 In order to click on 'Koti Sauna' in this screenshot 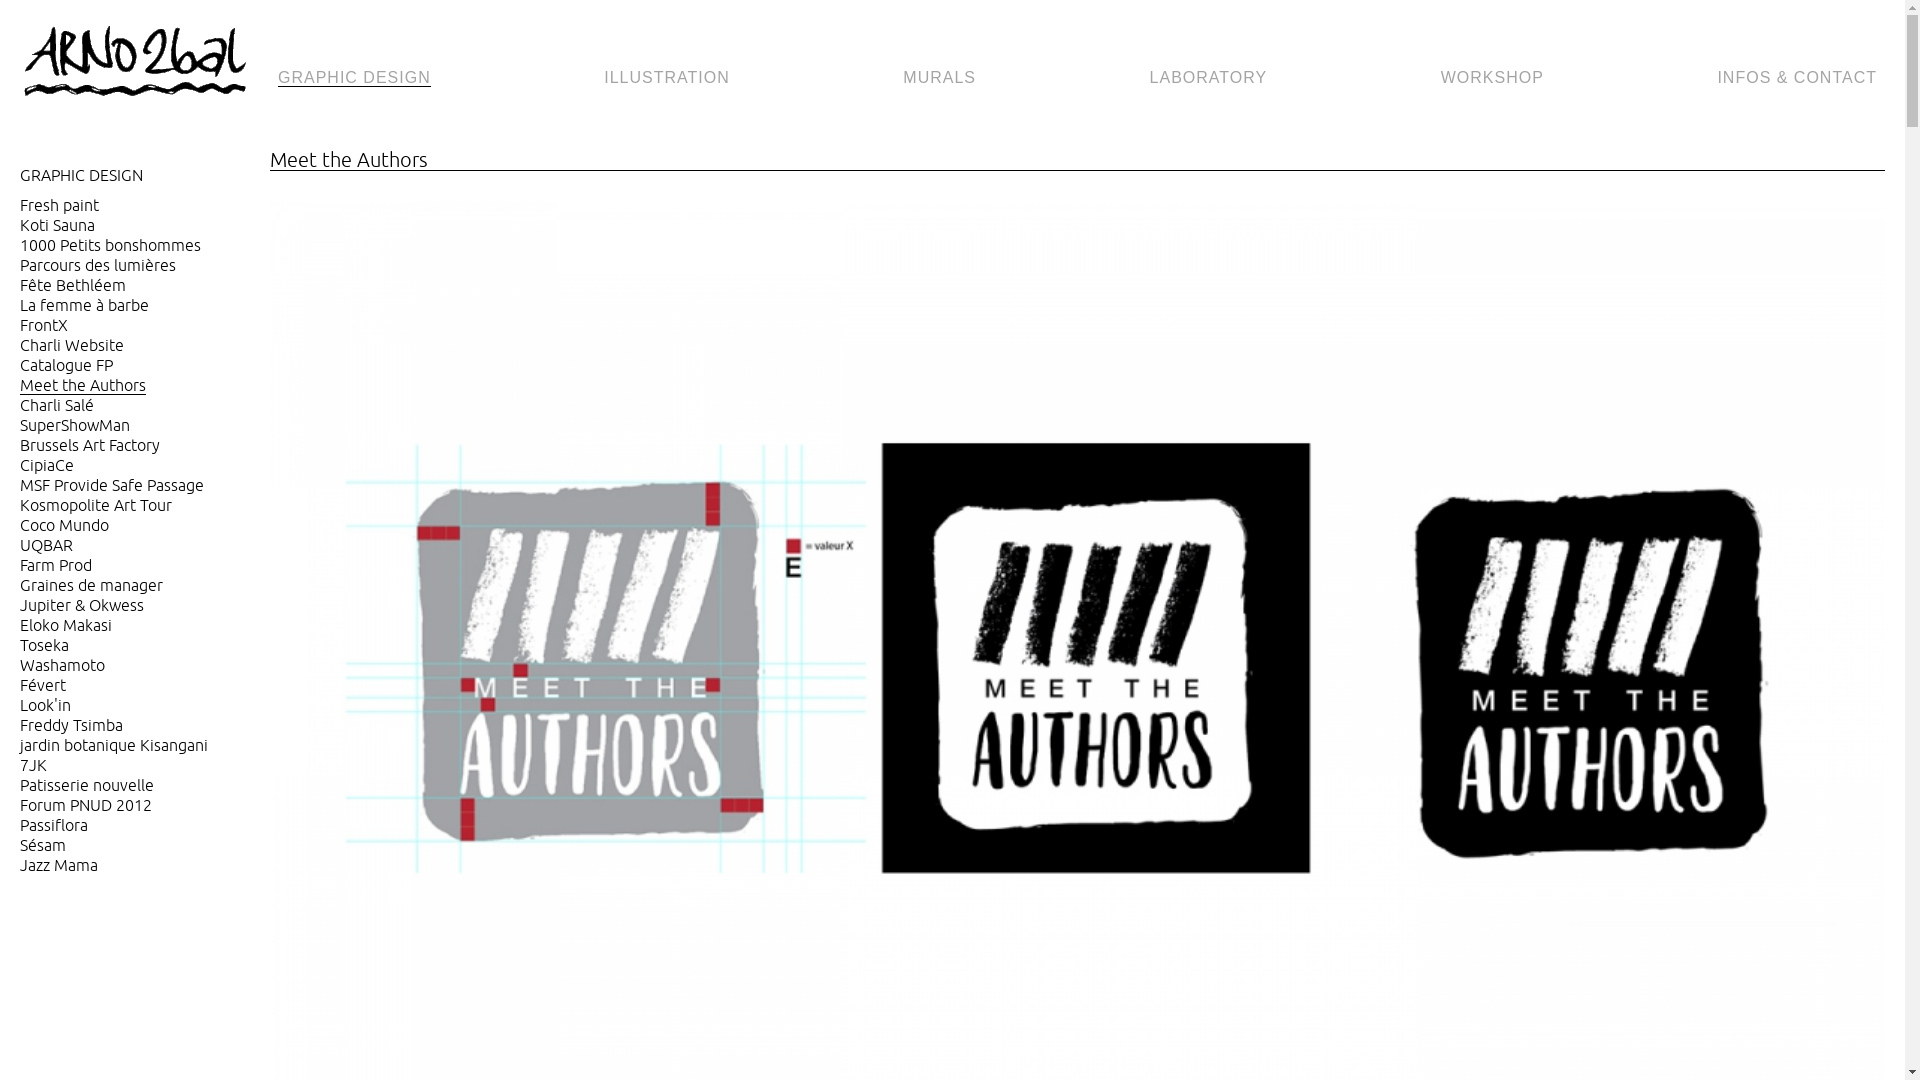, I will do `click(57, 225)`.